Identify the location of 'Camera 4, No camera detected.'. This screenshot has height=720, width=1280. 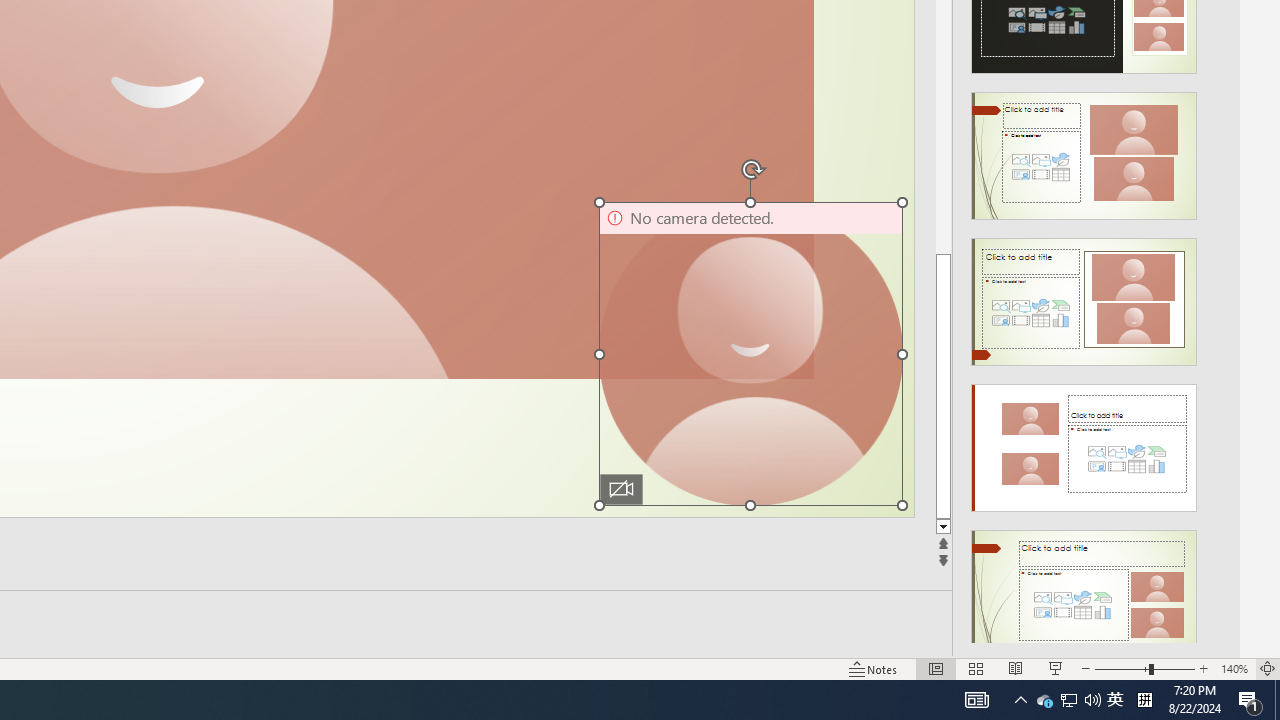
(749, 352).